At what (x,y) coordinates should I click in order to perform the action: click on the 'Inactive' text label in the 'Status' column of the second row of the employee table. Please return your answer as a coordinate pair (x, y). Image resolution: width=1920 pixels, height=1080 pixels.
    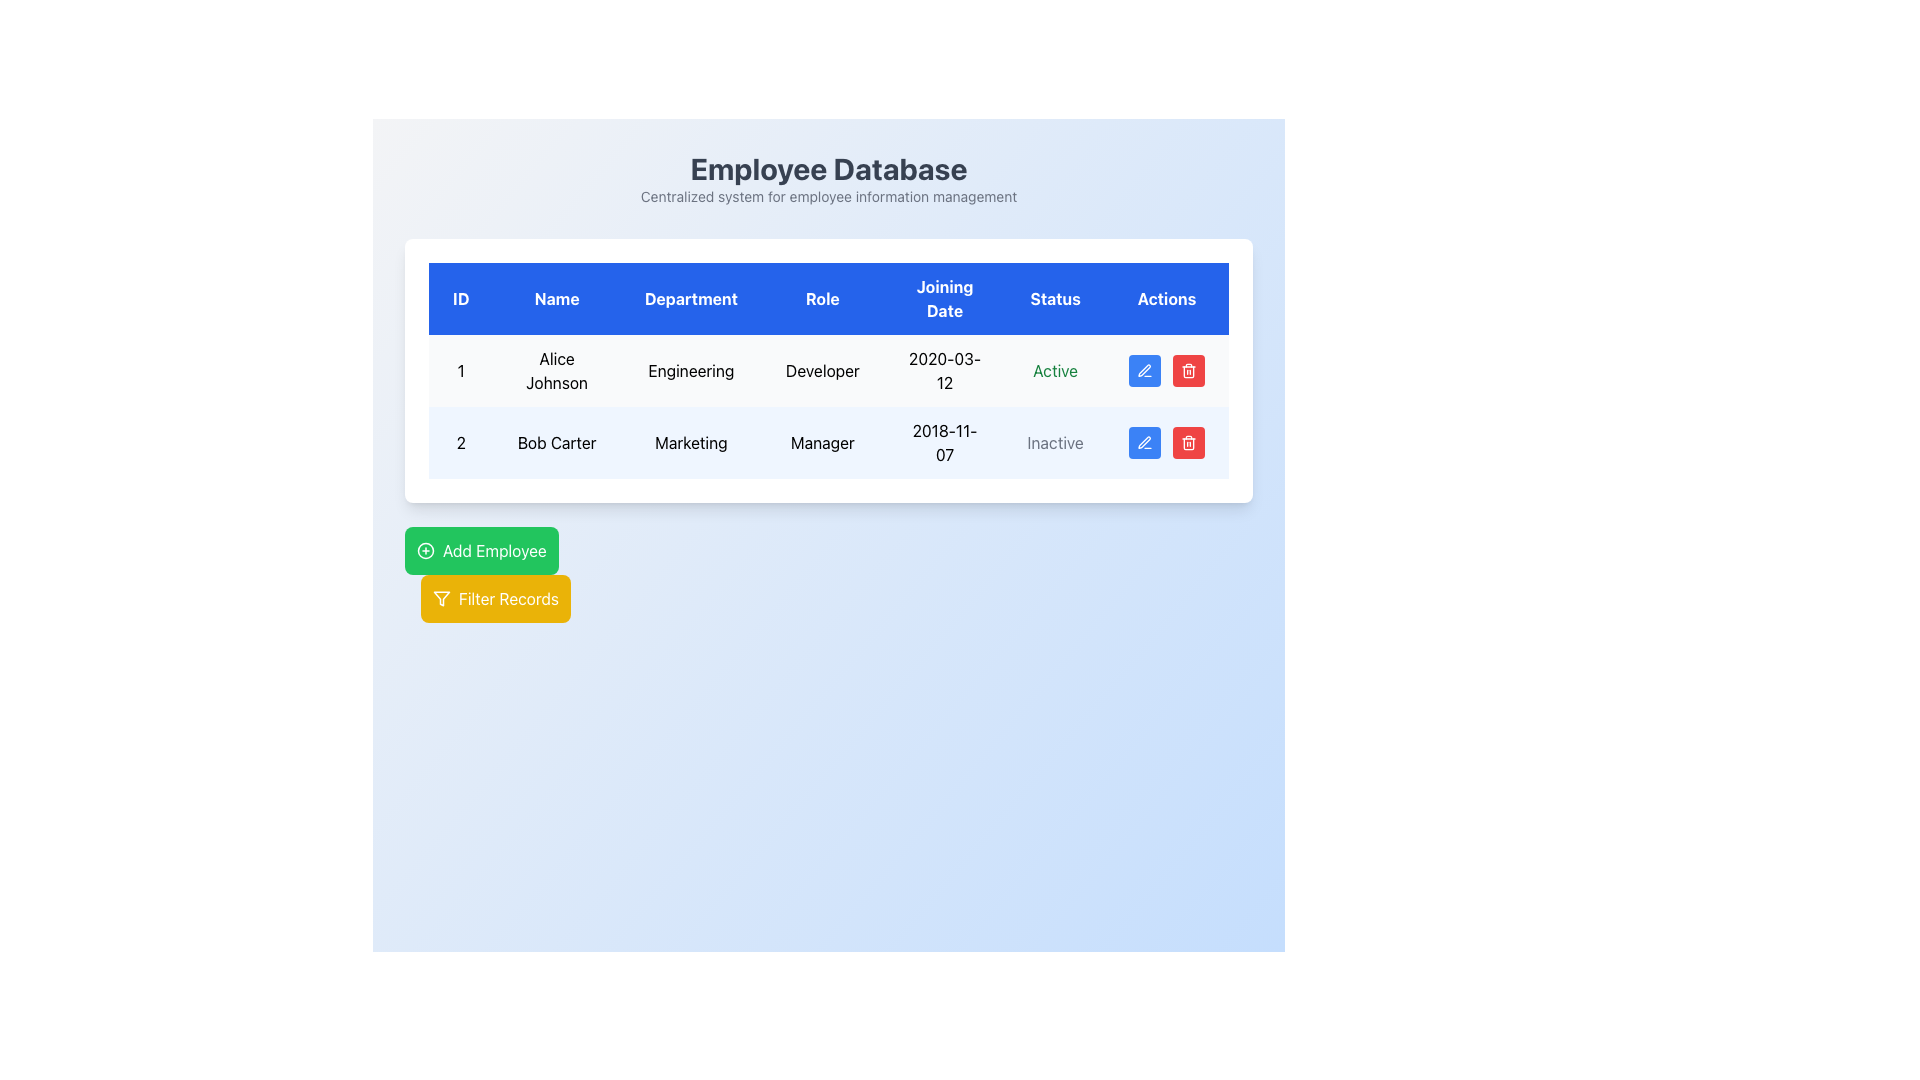
    Looking at the image, I should click on (1054, 442).